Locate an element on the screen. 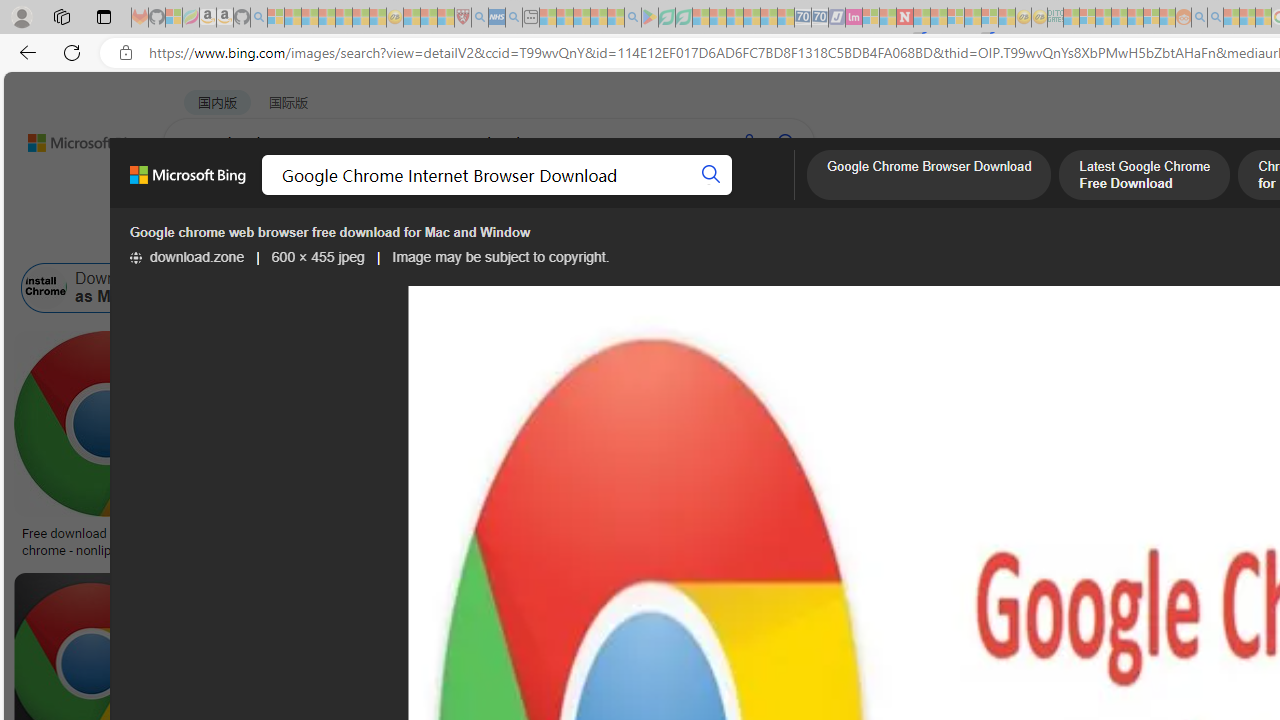  'Search button' is located at coordinates (712, 174).